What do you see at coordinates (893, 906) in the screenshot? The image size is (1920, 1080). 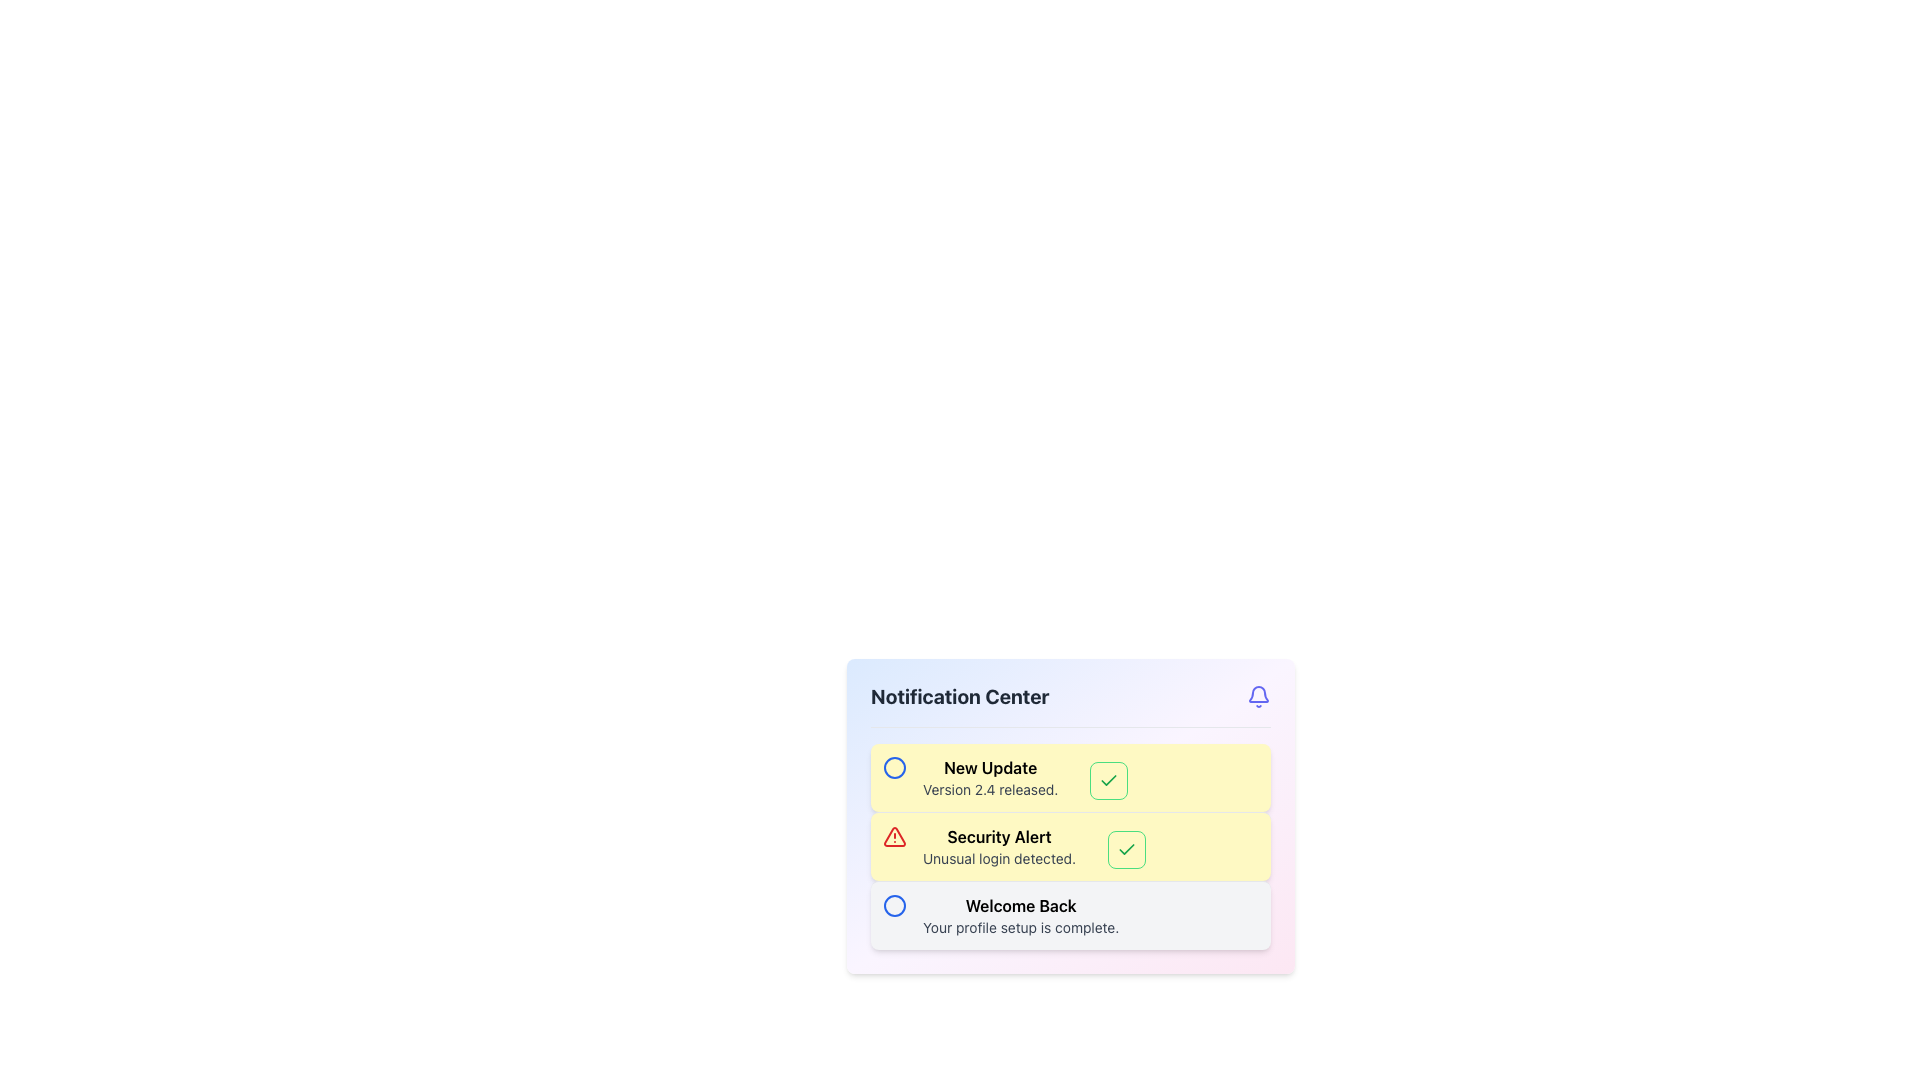 I see `the decorative icon representing the 'Welcome Back' section, which is aligned vertically with the 'Welcome Back' text` at bounding box center [893, 906].